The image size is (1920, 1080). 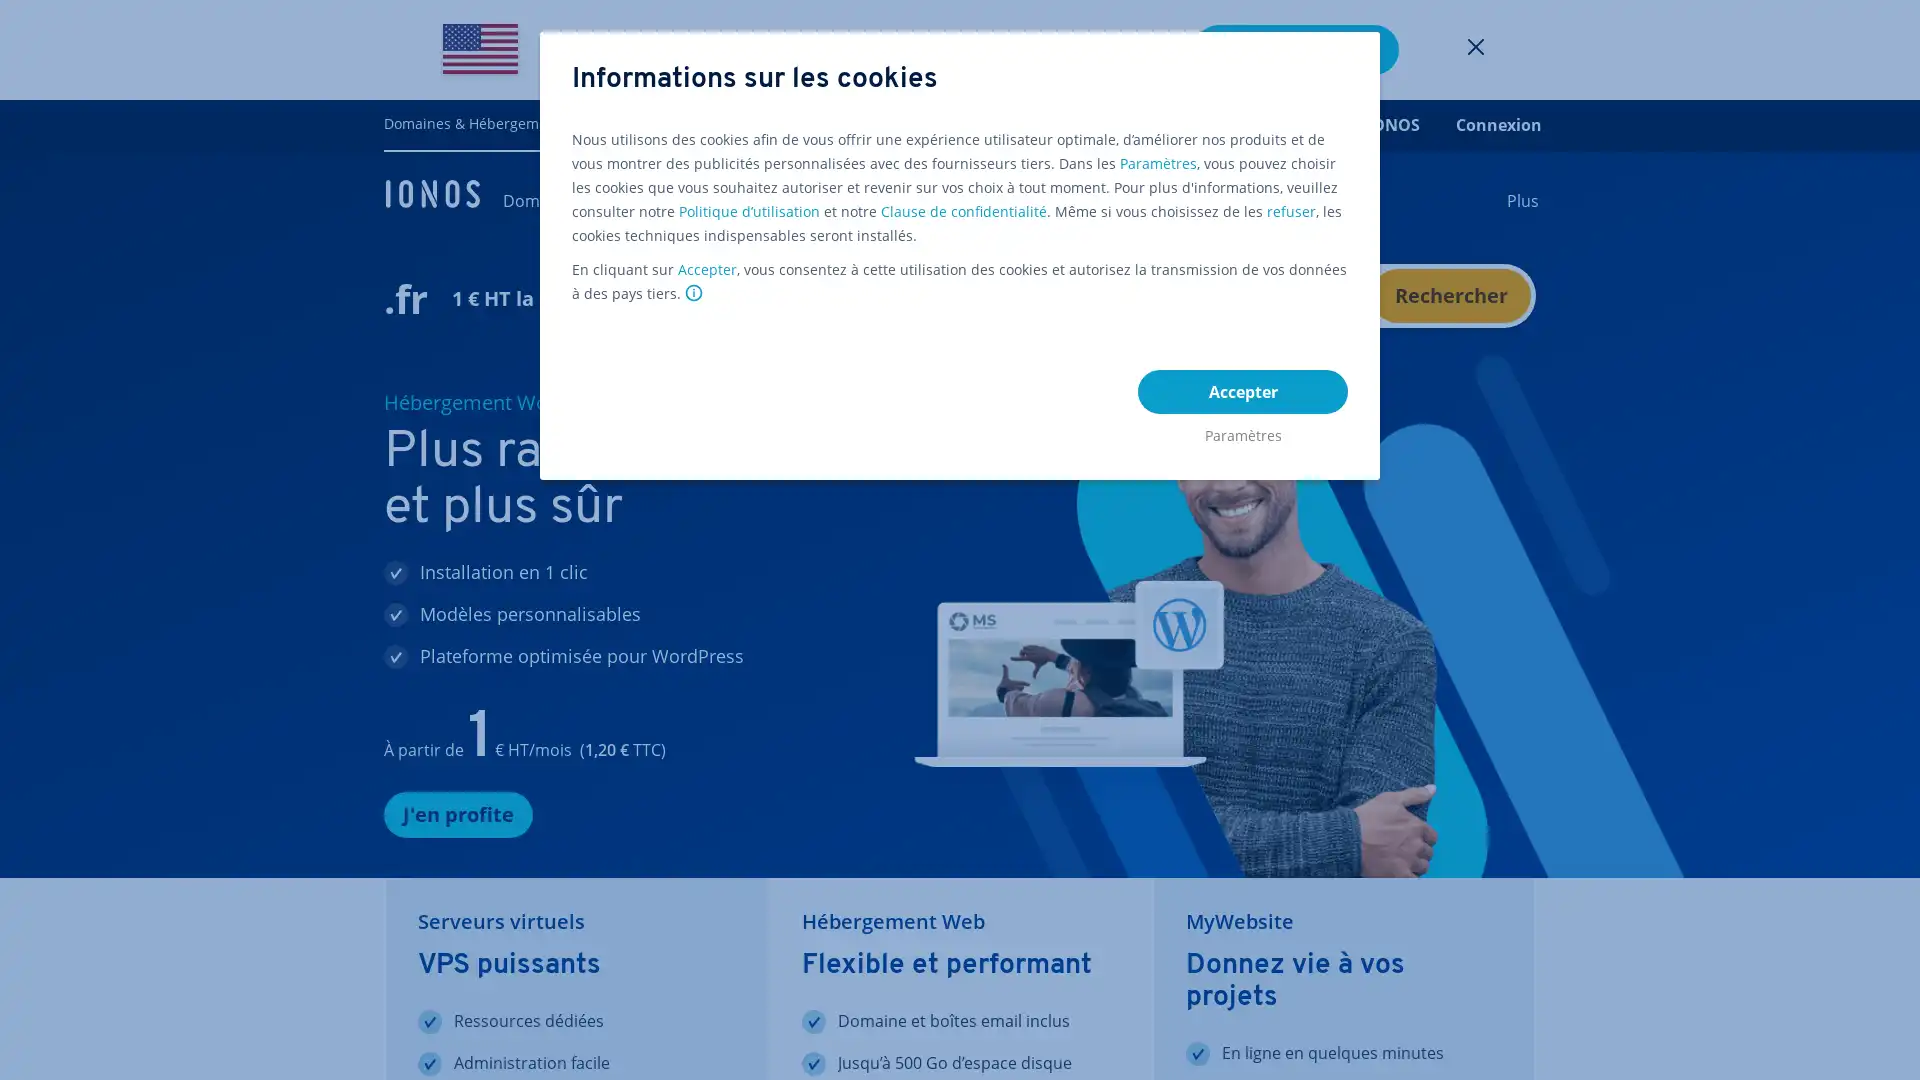 I want to click on WordPress, so click(x=1028, y=200).